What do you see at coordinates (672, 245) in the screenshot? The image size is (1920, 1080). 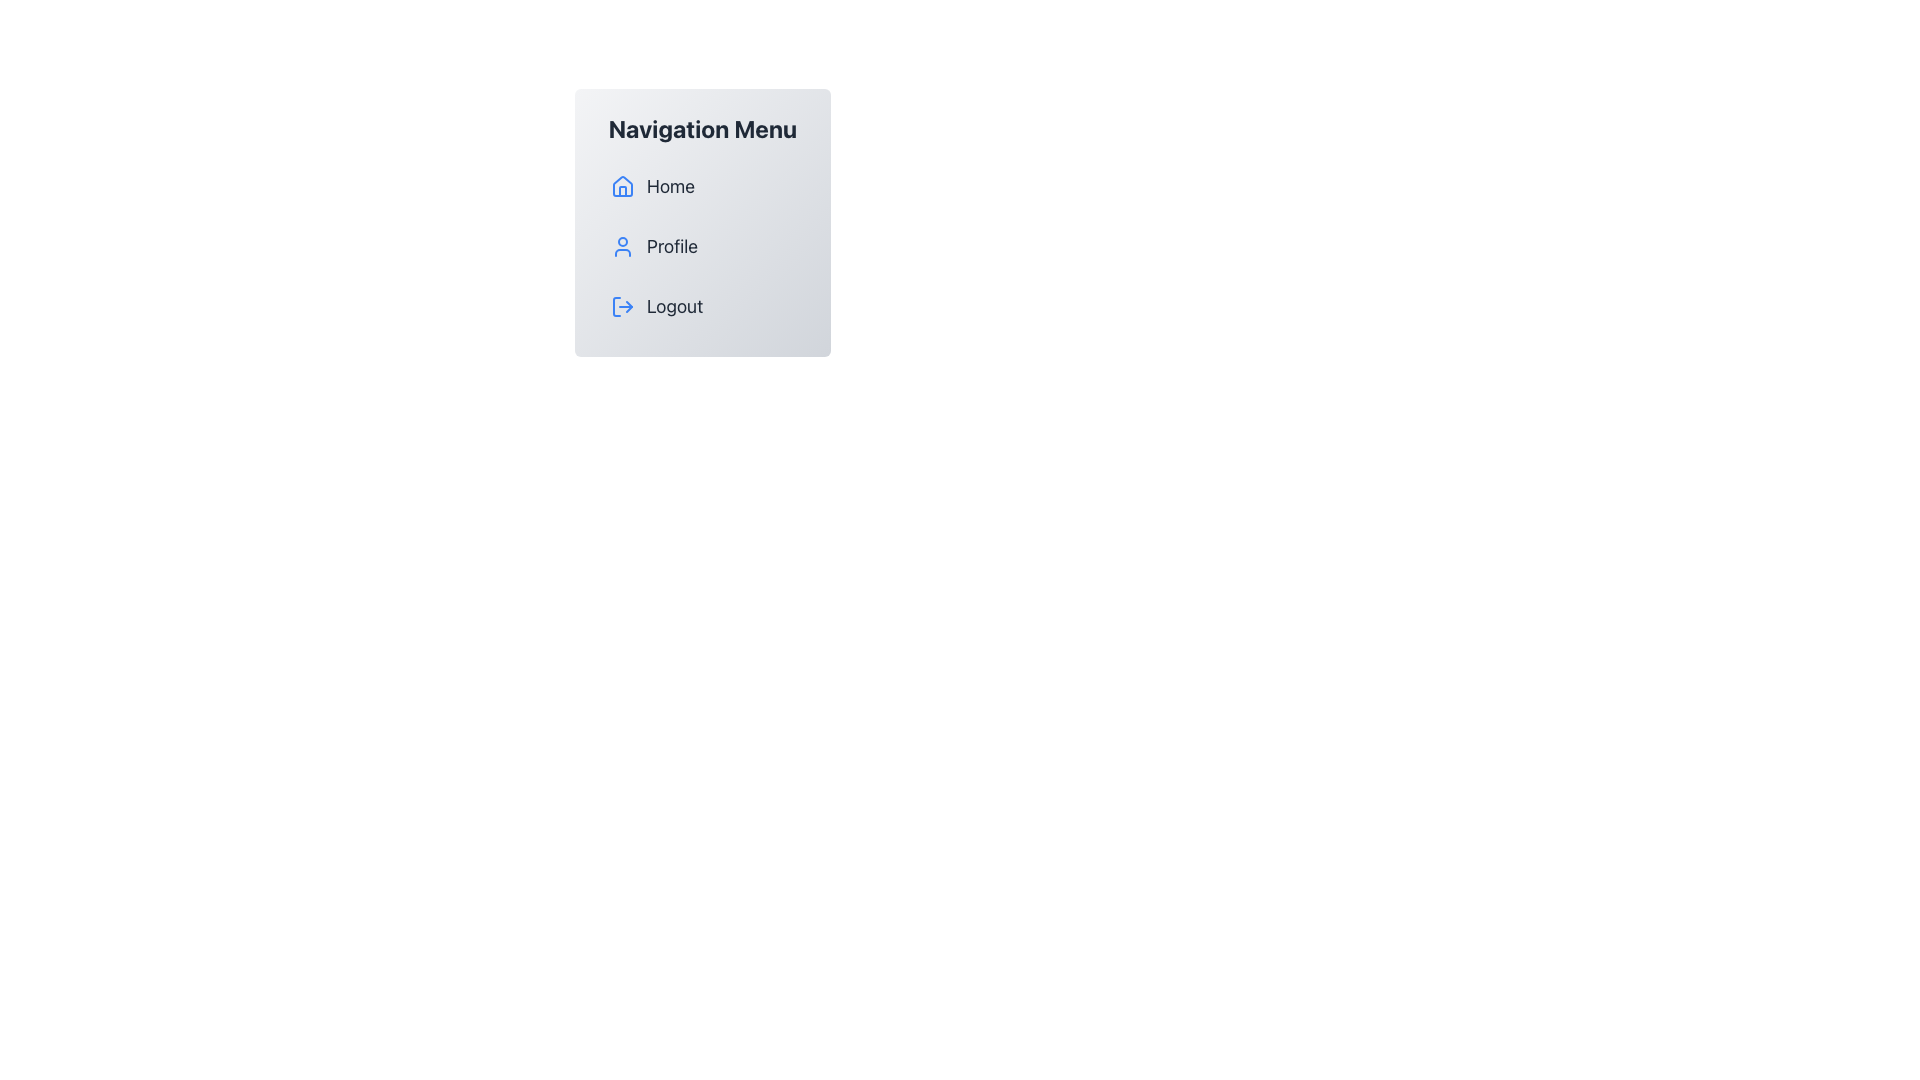 I see `the 'Profile' text label in the vertical navigation menu, which is located below the 'Home' option and above the 'Logout' option, aligned with a profile icon to its left` at bounding box center [672, 245].